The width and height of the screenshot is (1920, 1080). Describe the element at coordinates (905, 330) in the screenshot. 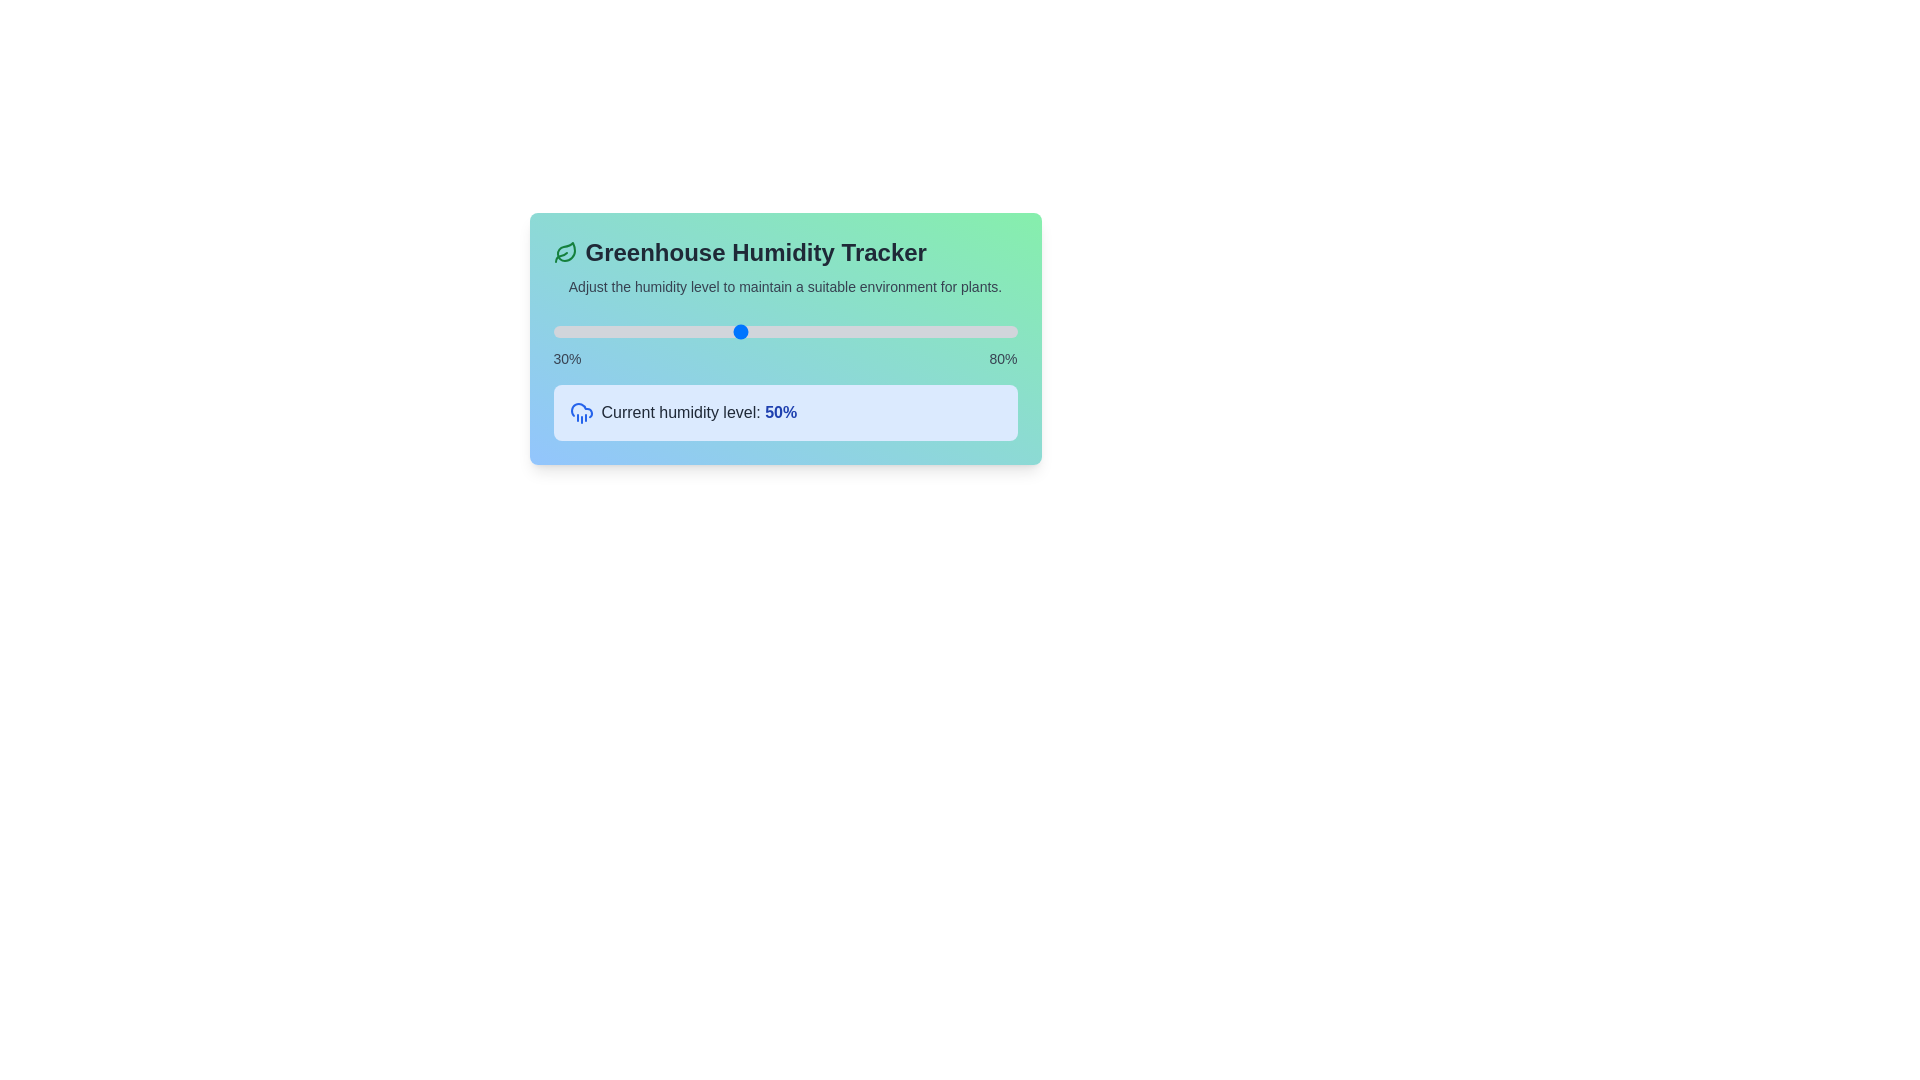

I see `the humidity level to 68% using the slider` at that location.